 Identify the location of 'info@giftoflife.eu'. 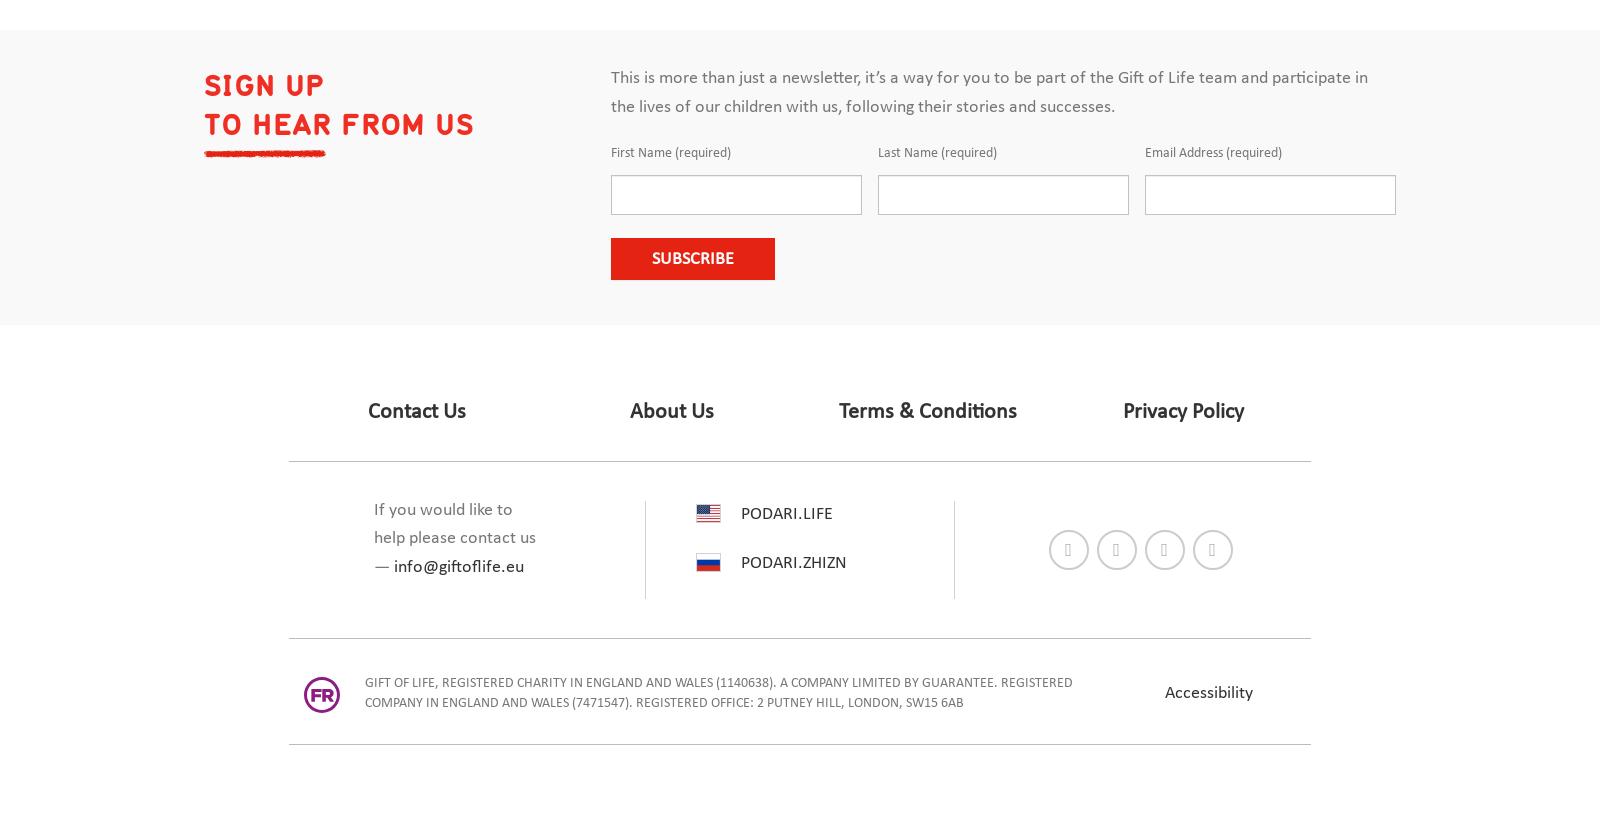
(458, 566).